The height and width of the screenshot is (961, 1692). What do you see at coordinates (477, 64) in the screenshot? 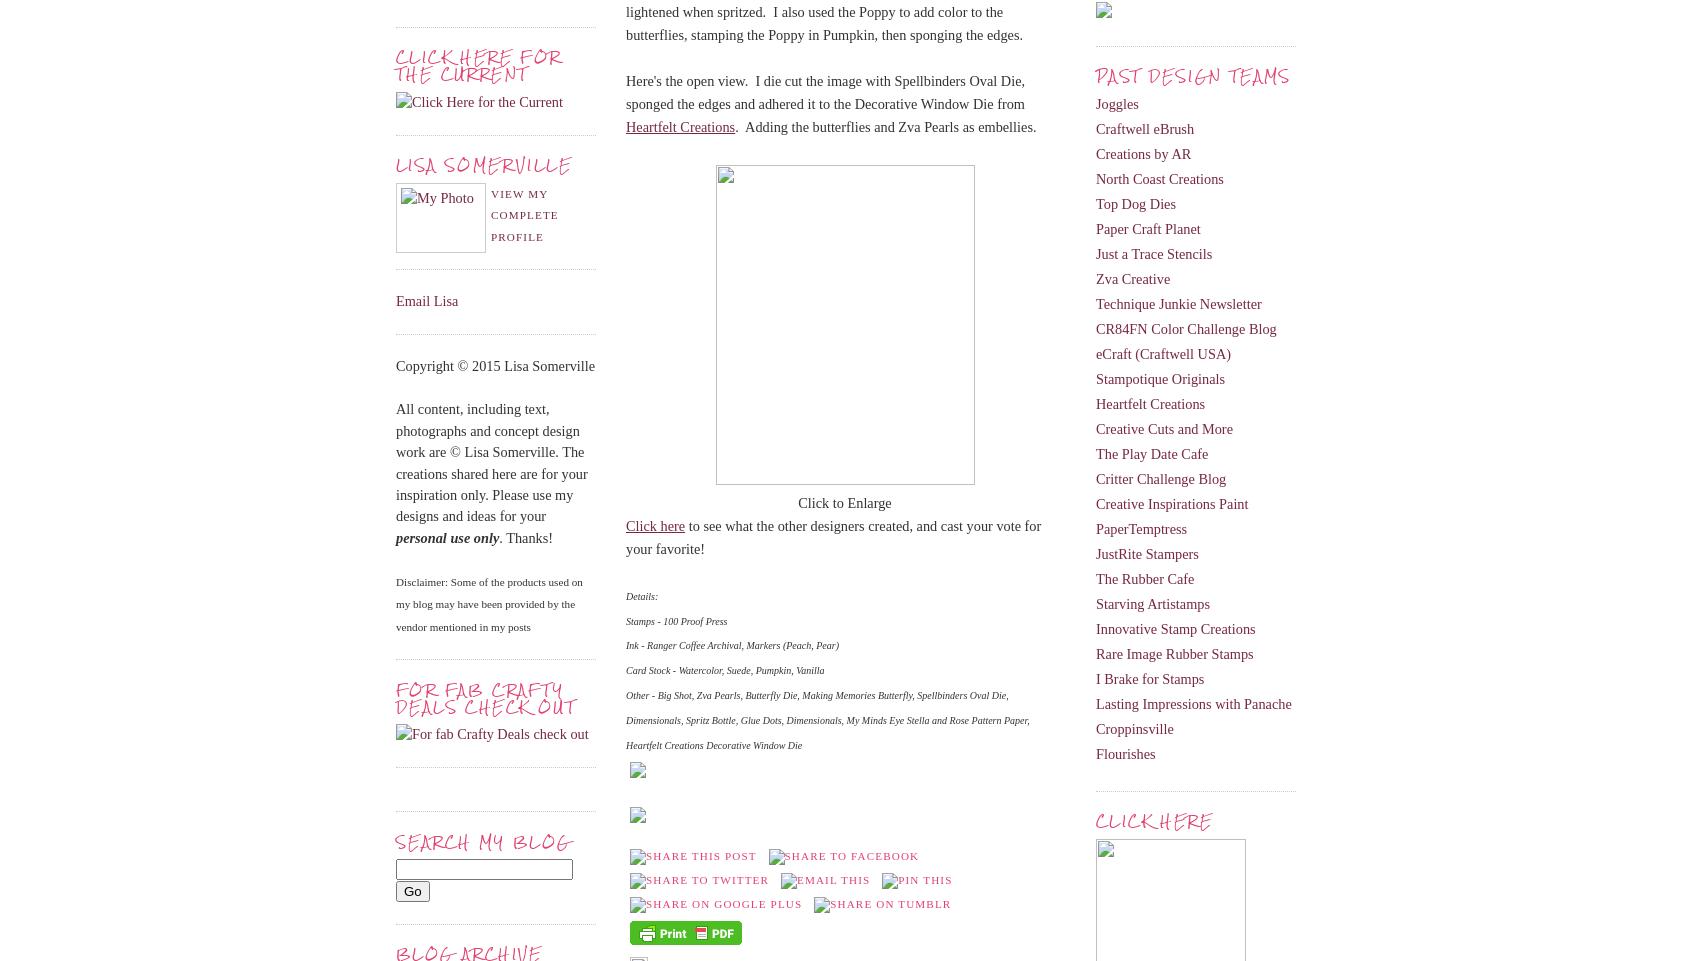
I see `'Click Here for the Current'` at bounding box center [477, 64].